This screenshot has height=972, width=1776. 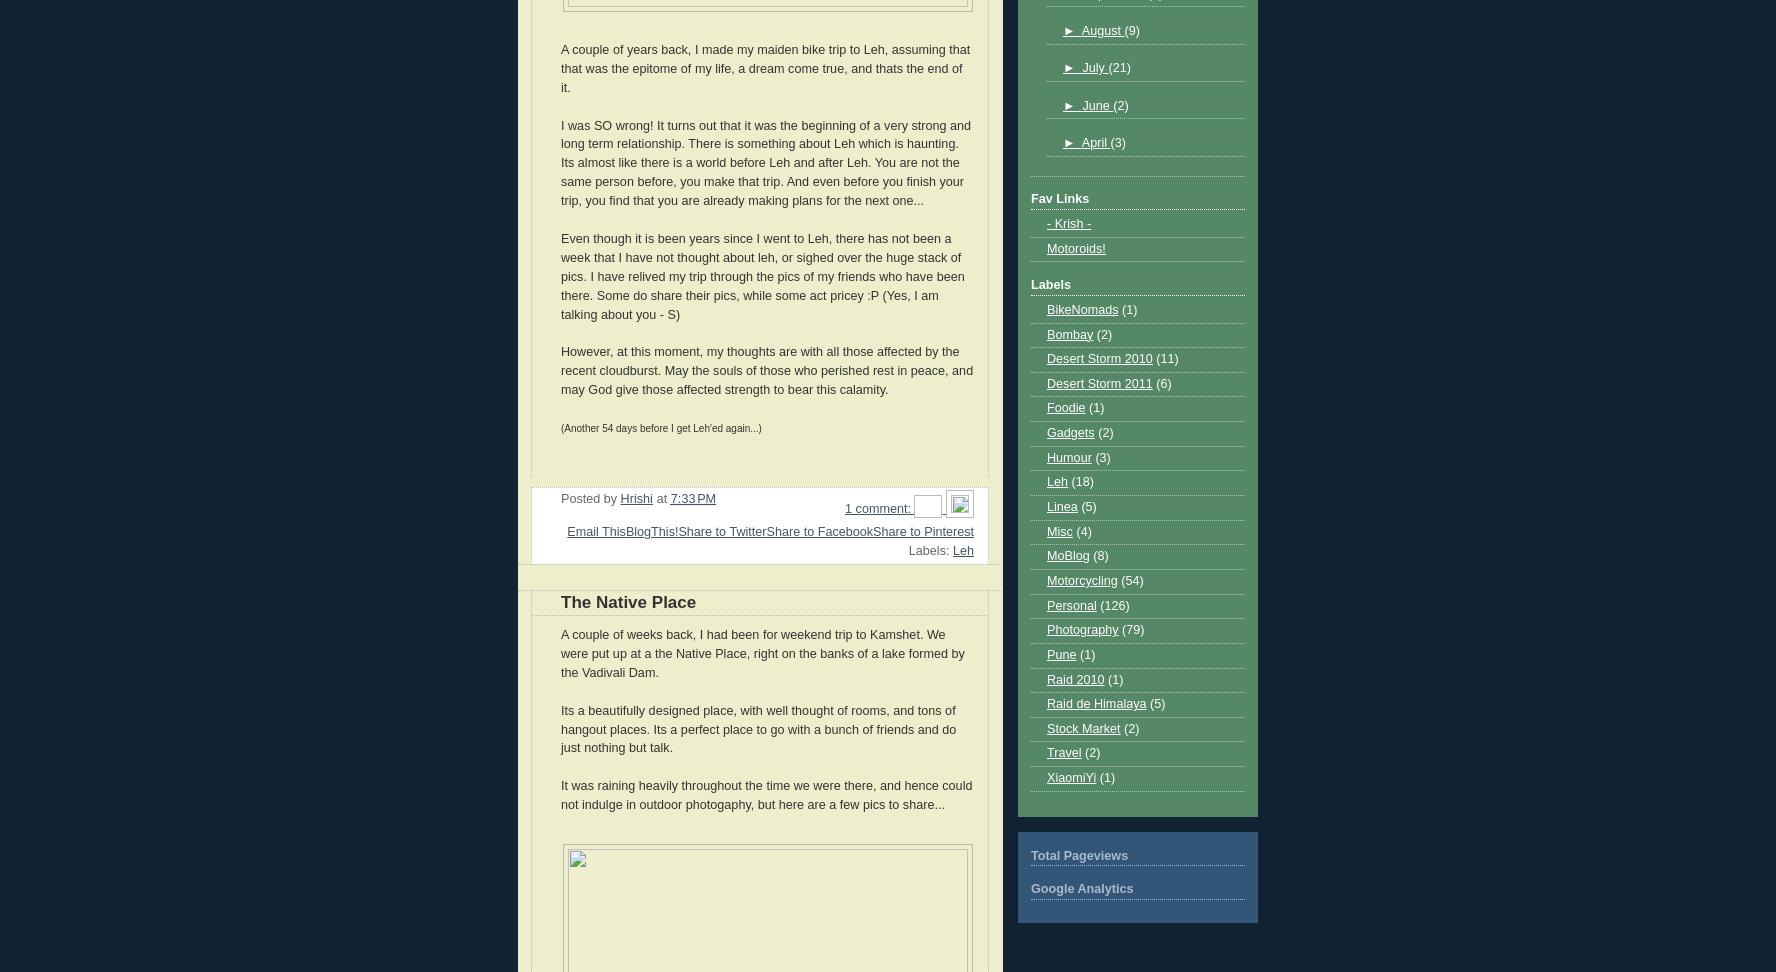 I want to click on 'Personal', so click(x=1070, y=603).